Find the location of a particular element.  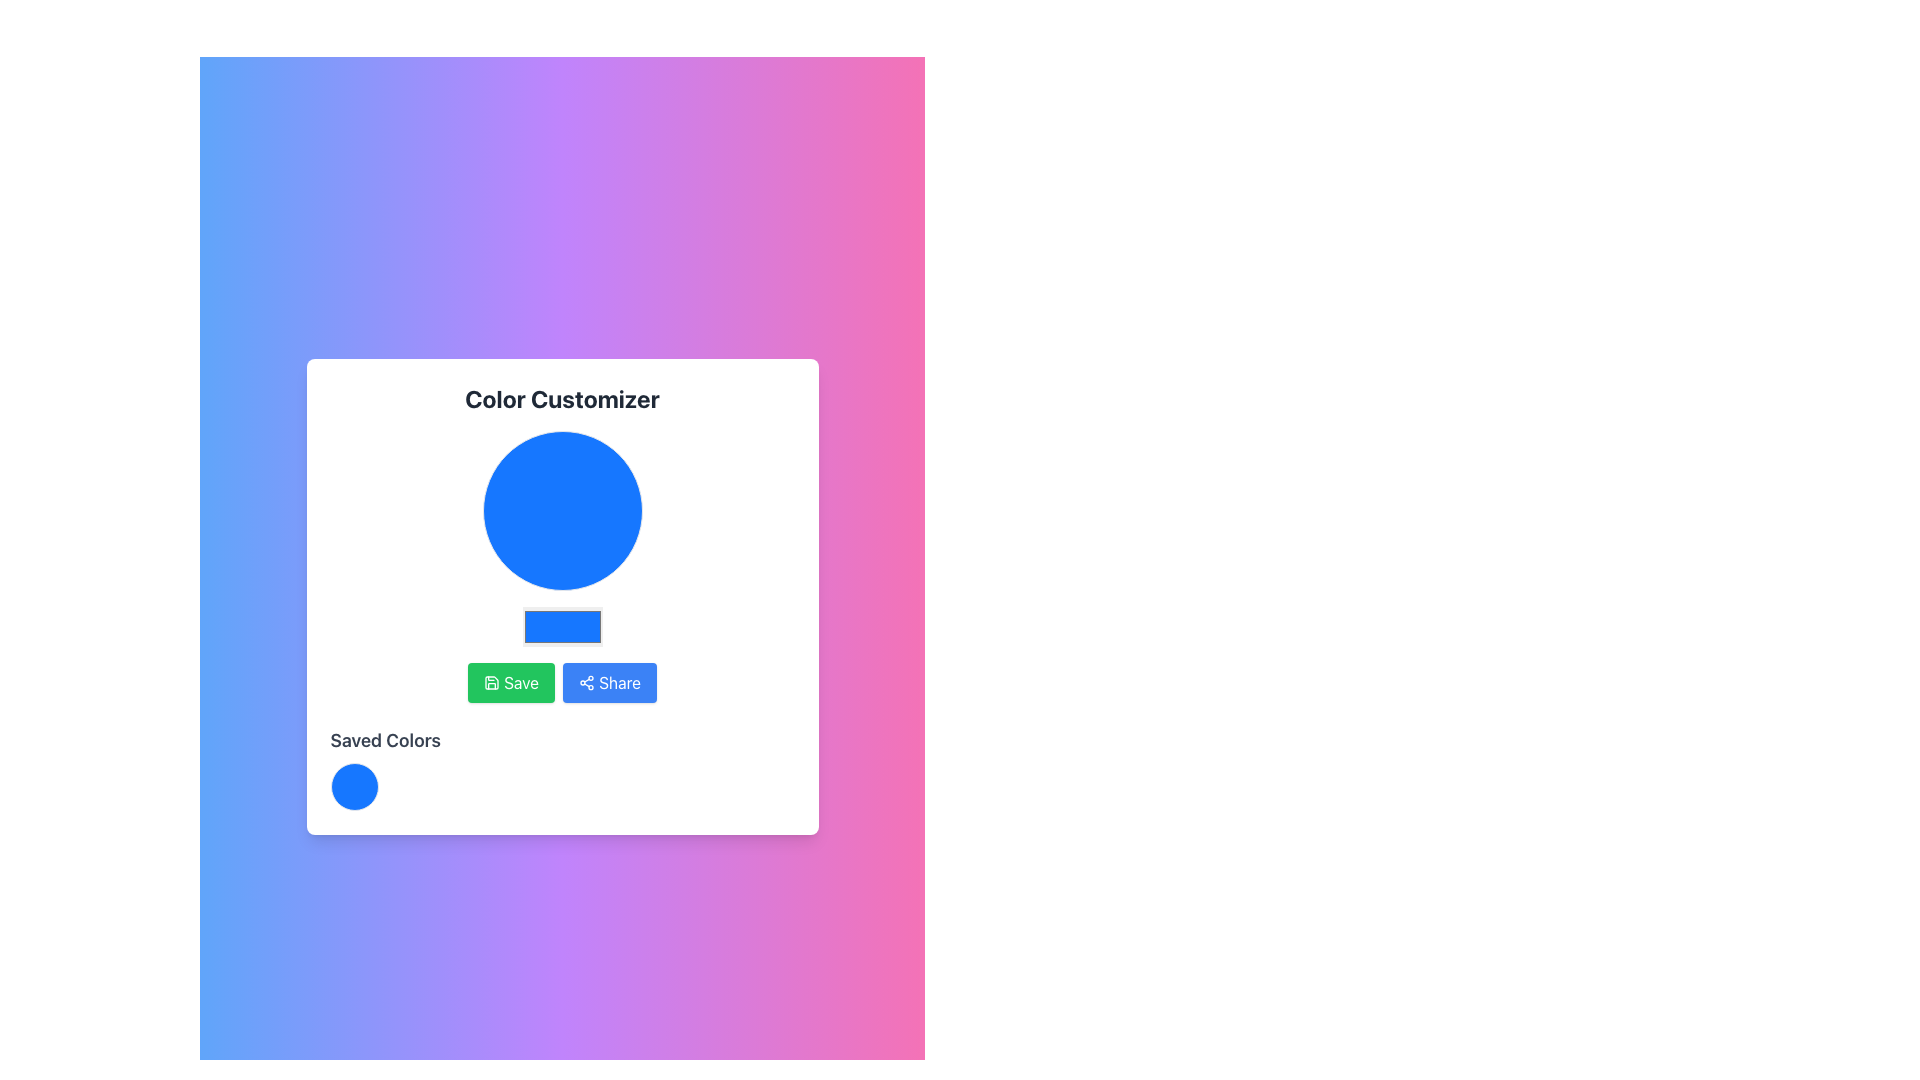

the Color input/button located in the 'Color Customizer' section, which is horizontally centered and positioned just below the circular color preview is located at coordinates (561, 626).